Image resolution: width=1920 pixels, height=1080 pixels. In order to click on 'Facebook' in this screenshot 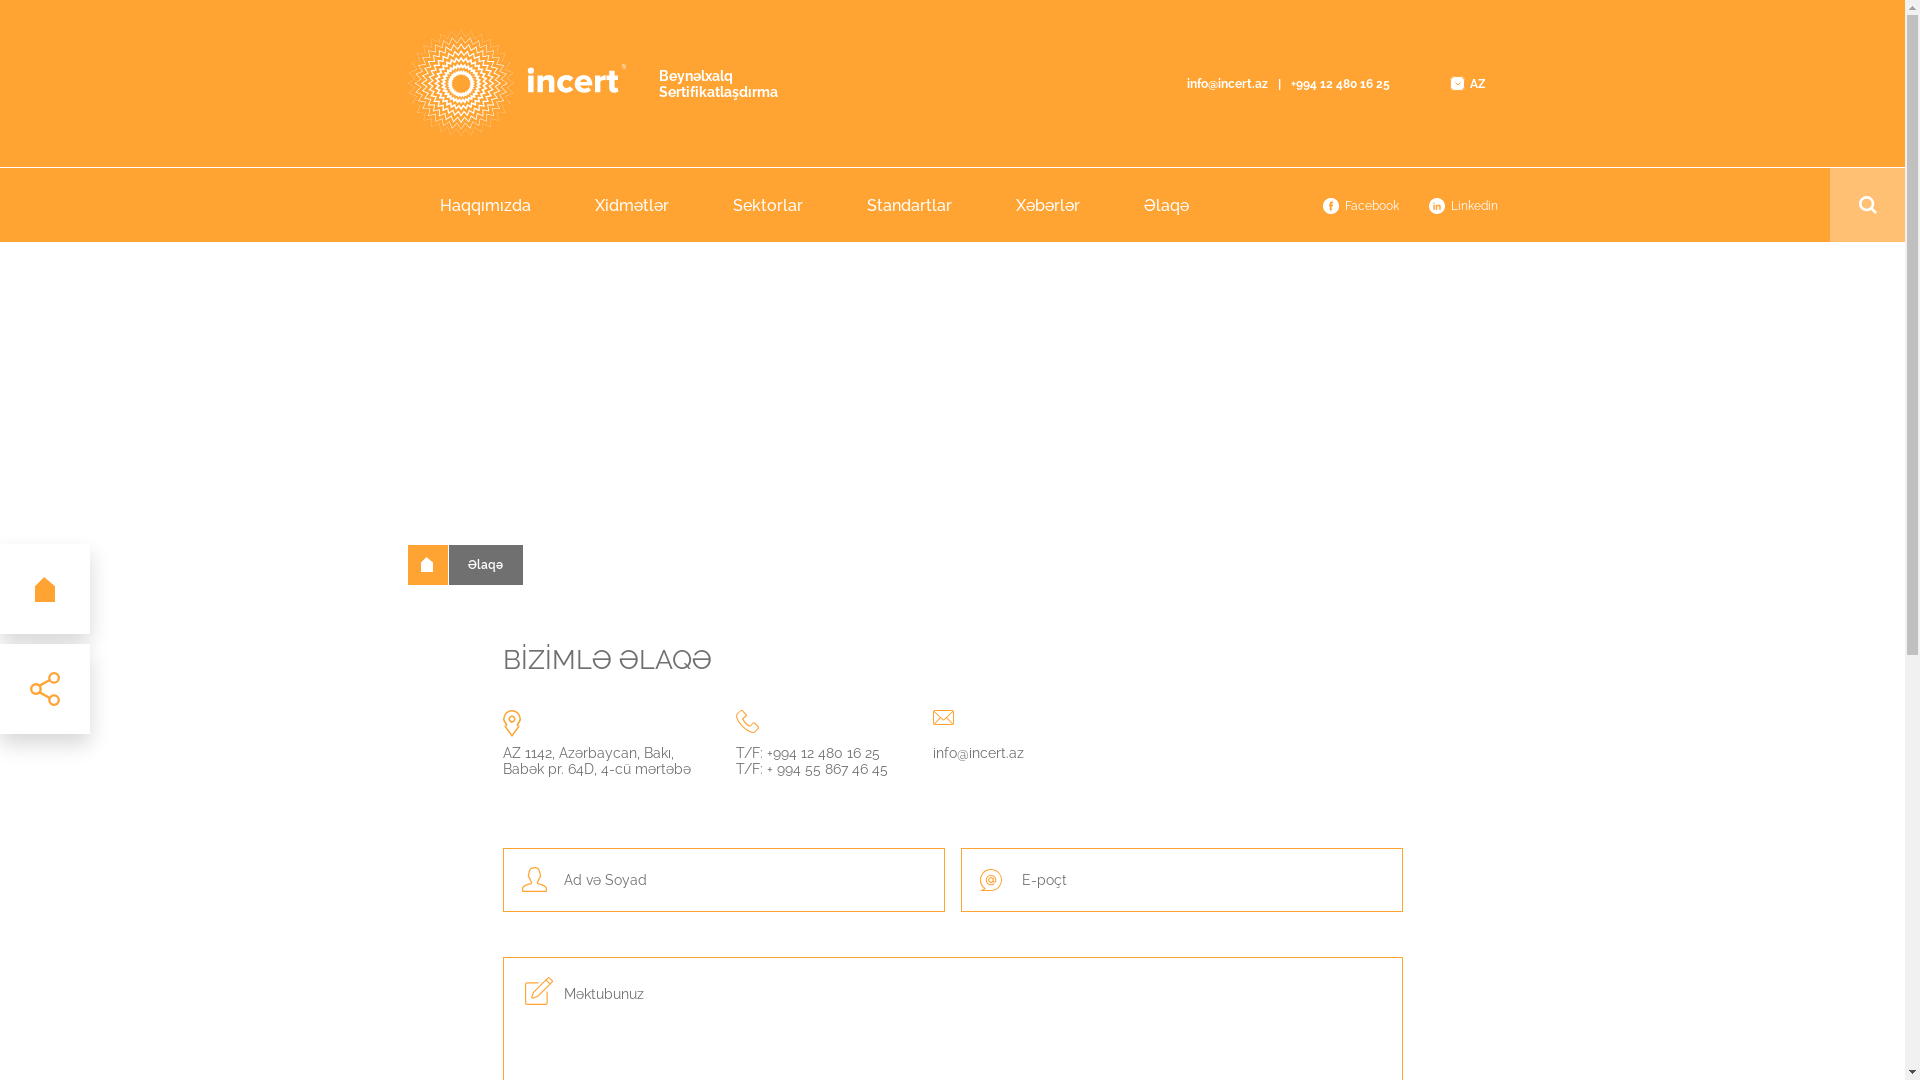, I will do `click(1359, 205)`.